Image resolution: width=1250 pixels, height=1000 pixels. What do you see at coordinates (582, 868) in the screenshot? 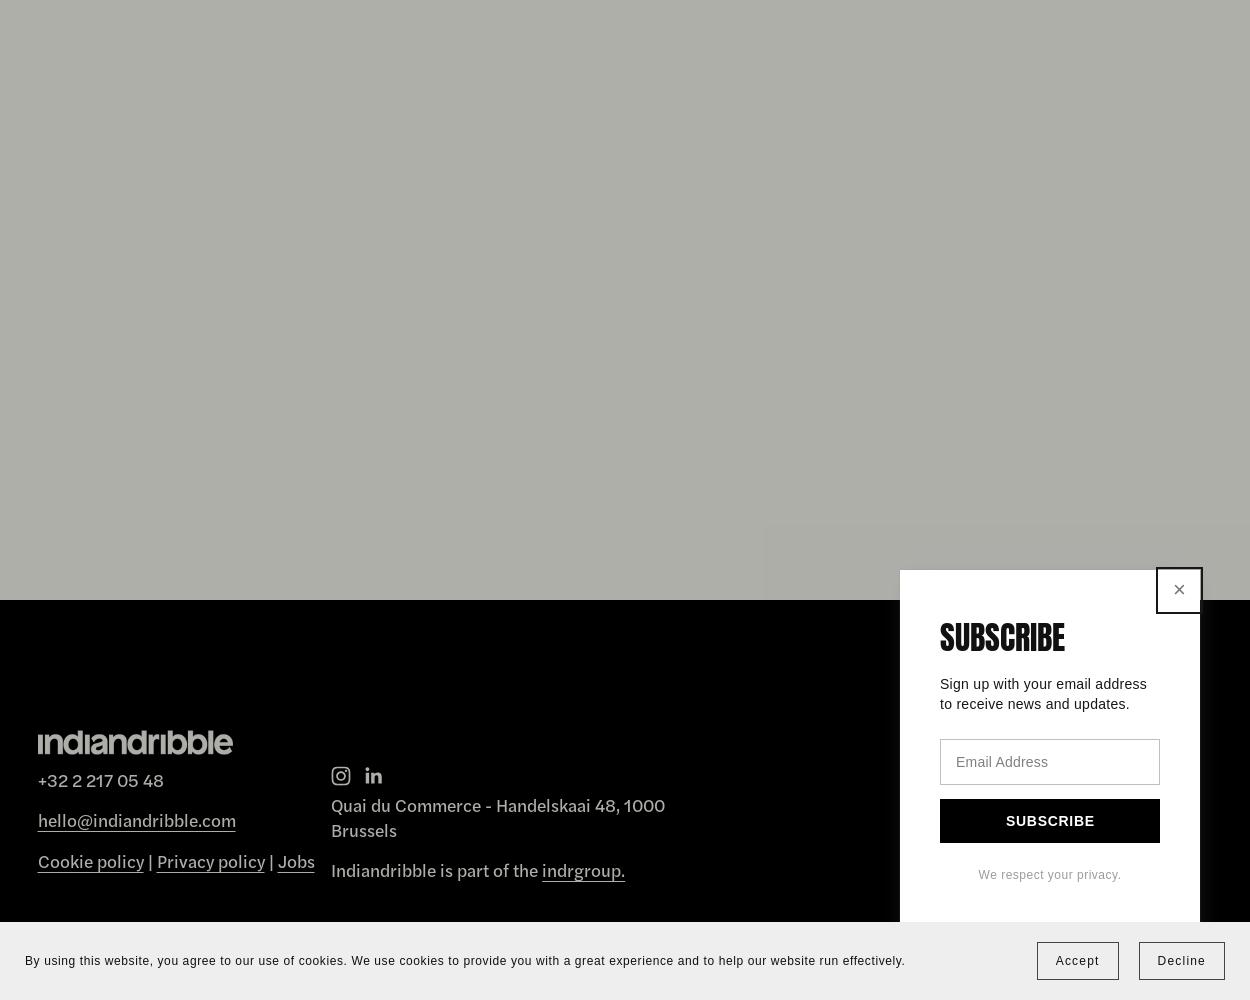
I see `'indrgroup.'` at bounding box center [582, 868].